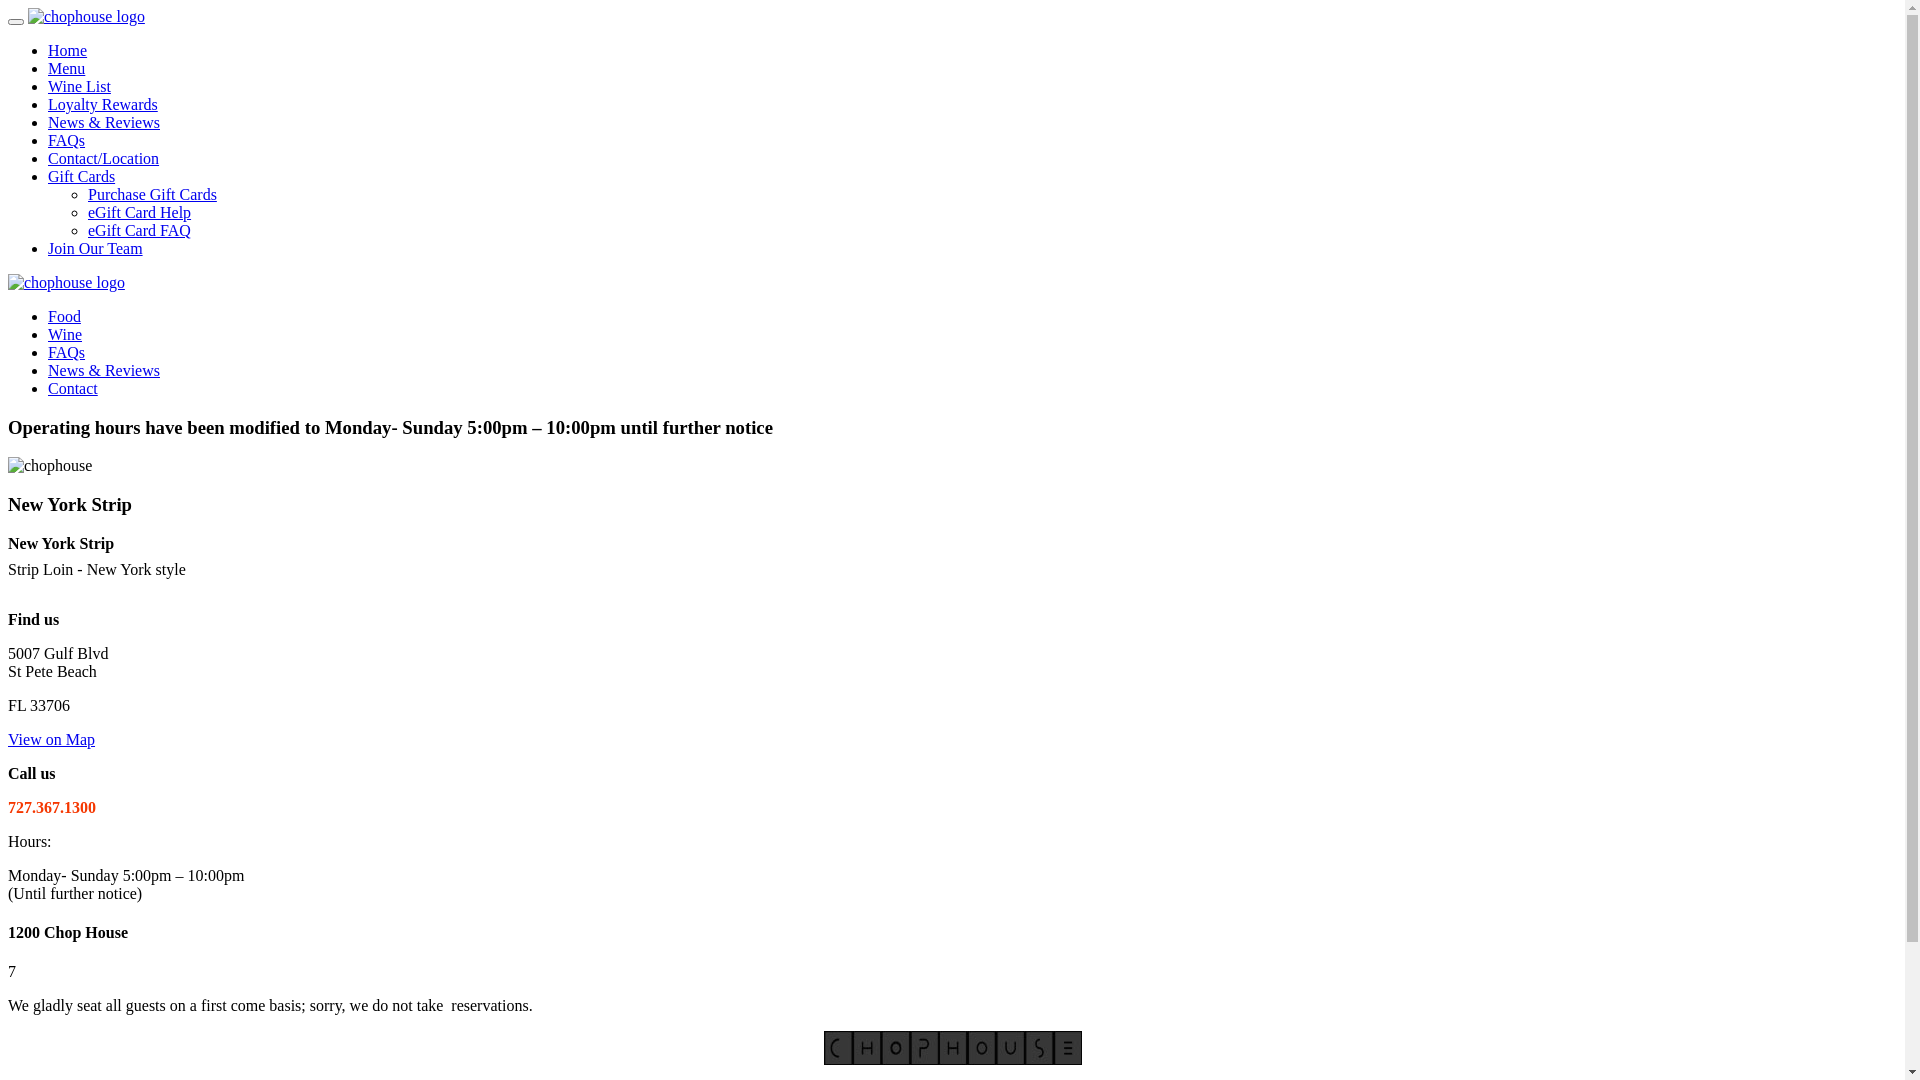 The image size is (1920, 1080). Describe the element at coordinates (51, 739) in the screenshot. I see `'View on Map'` at that location.